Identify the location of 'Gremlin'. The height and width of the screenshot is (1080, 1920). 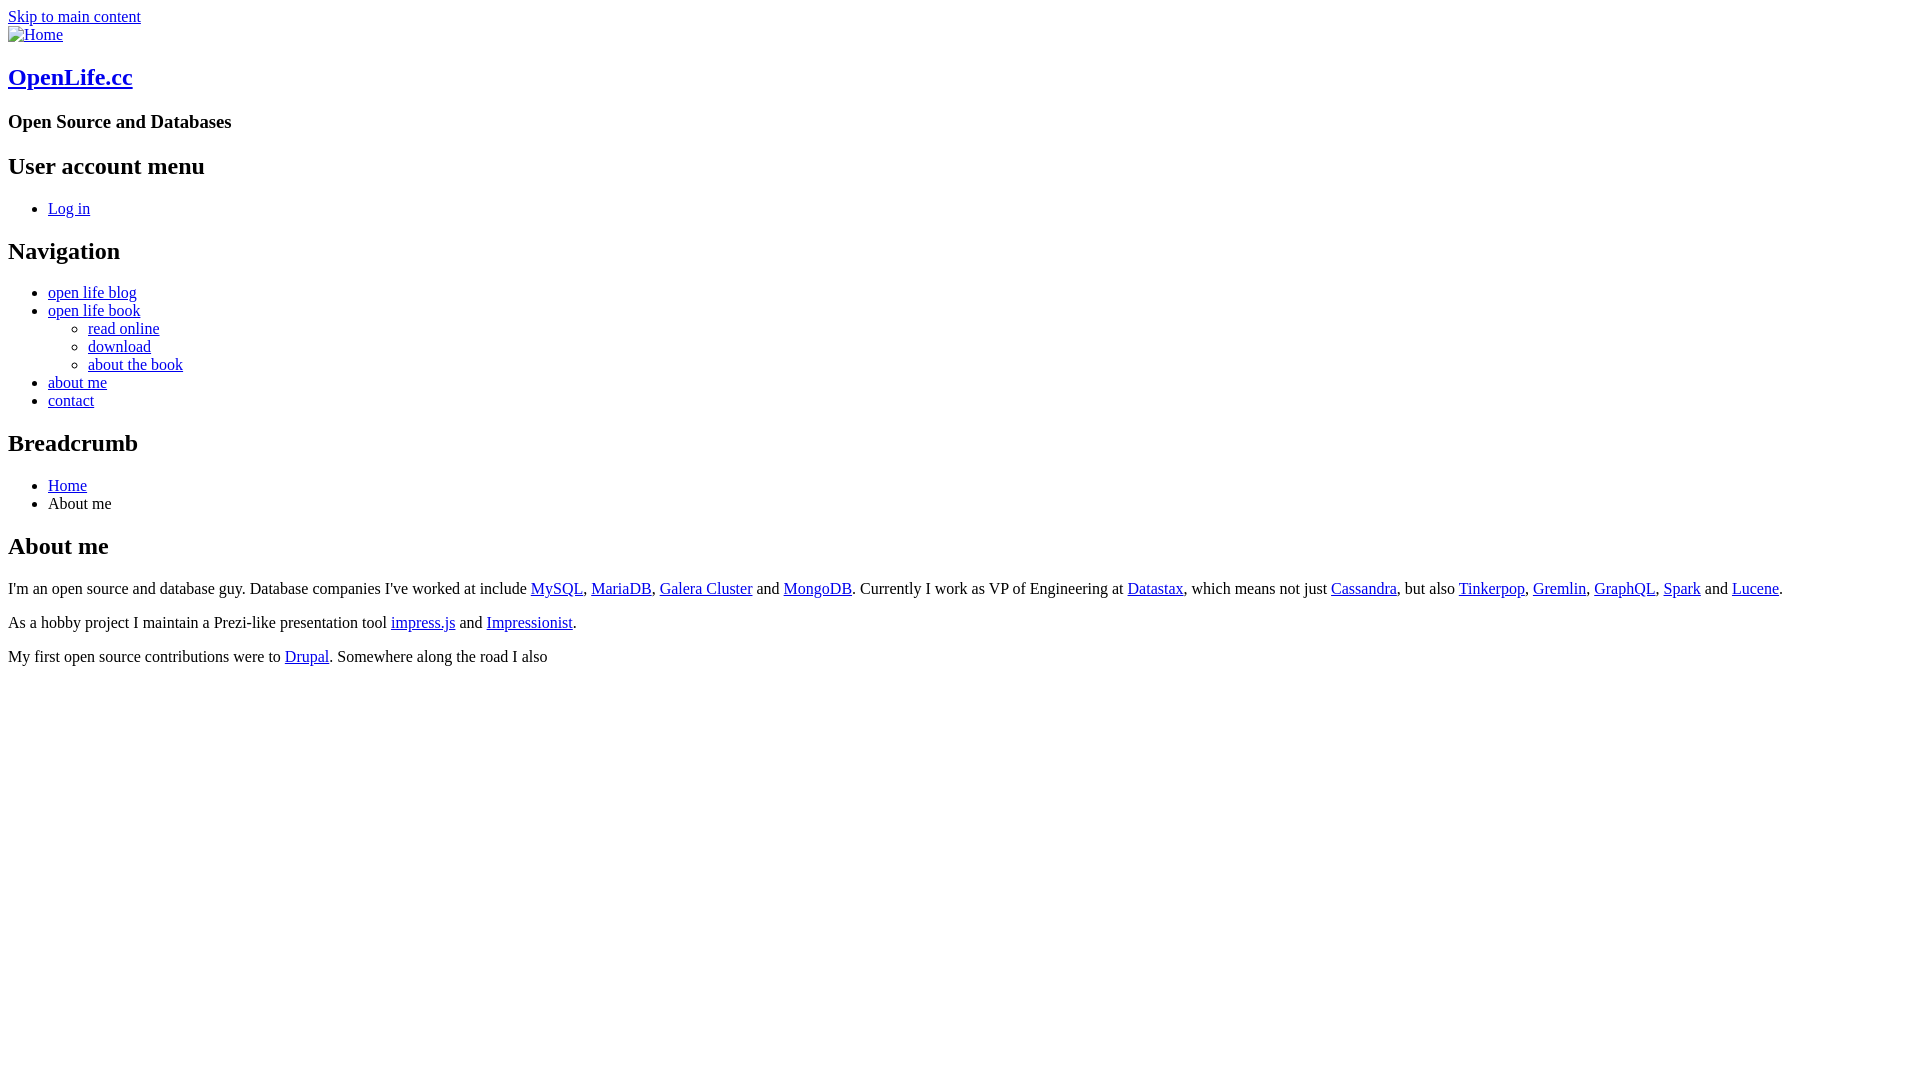
(1558, 587).